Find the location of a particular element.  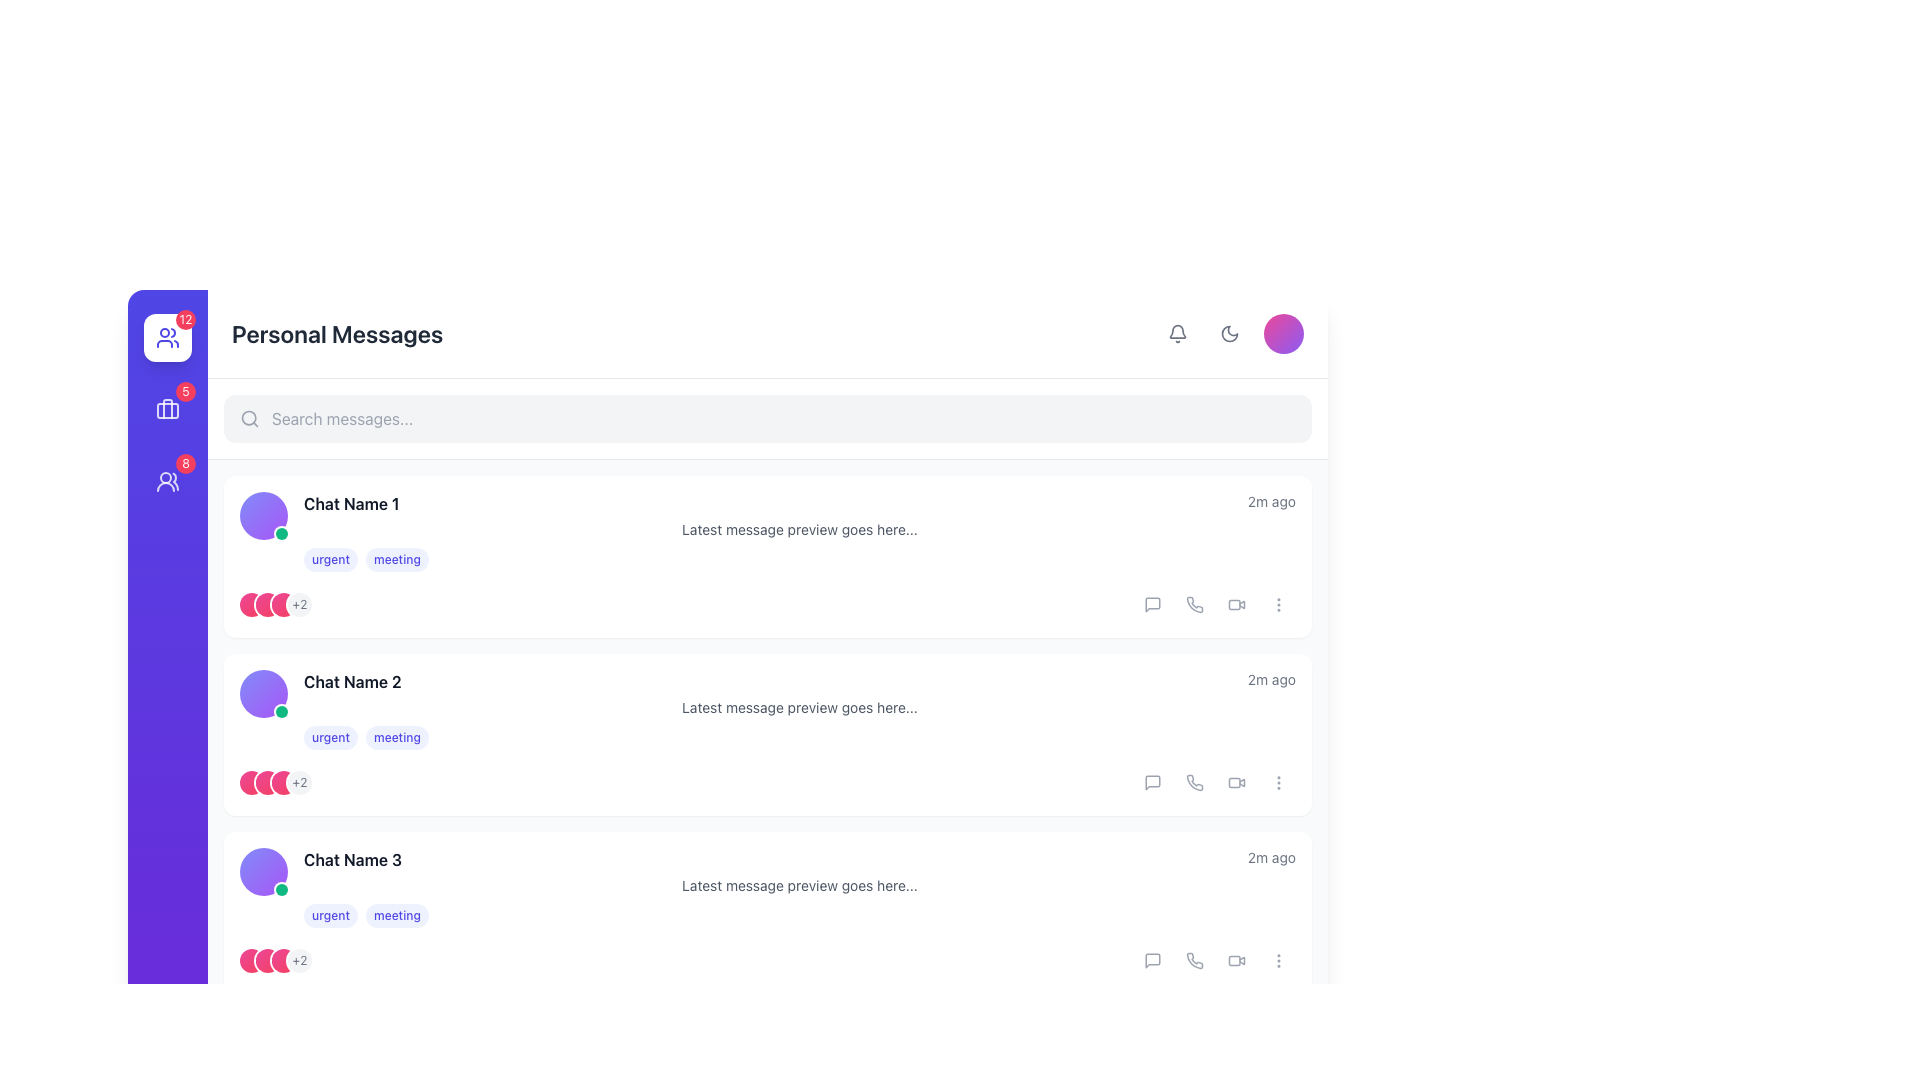

the section header indicating personal messages, located at the top-left section of the interface, adjacent to icons on the right is located at coordinates (337, 333).